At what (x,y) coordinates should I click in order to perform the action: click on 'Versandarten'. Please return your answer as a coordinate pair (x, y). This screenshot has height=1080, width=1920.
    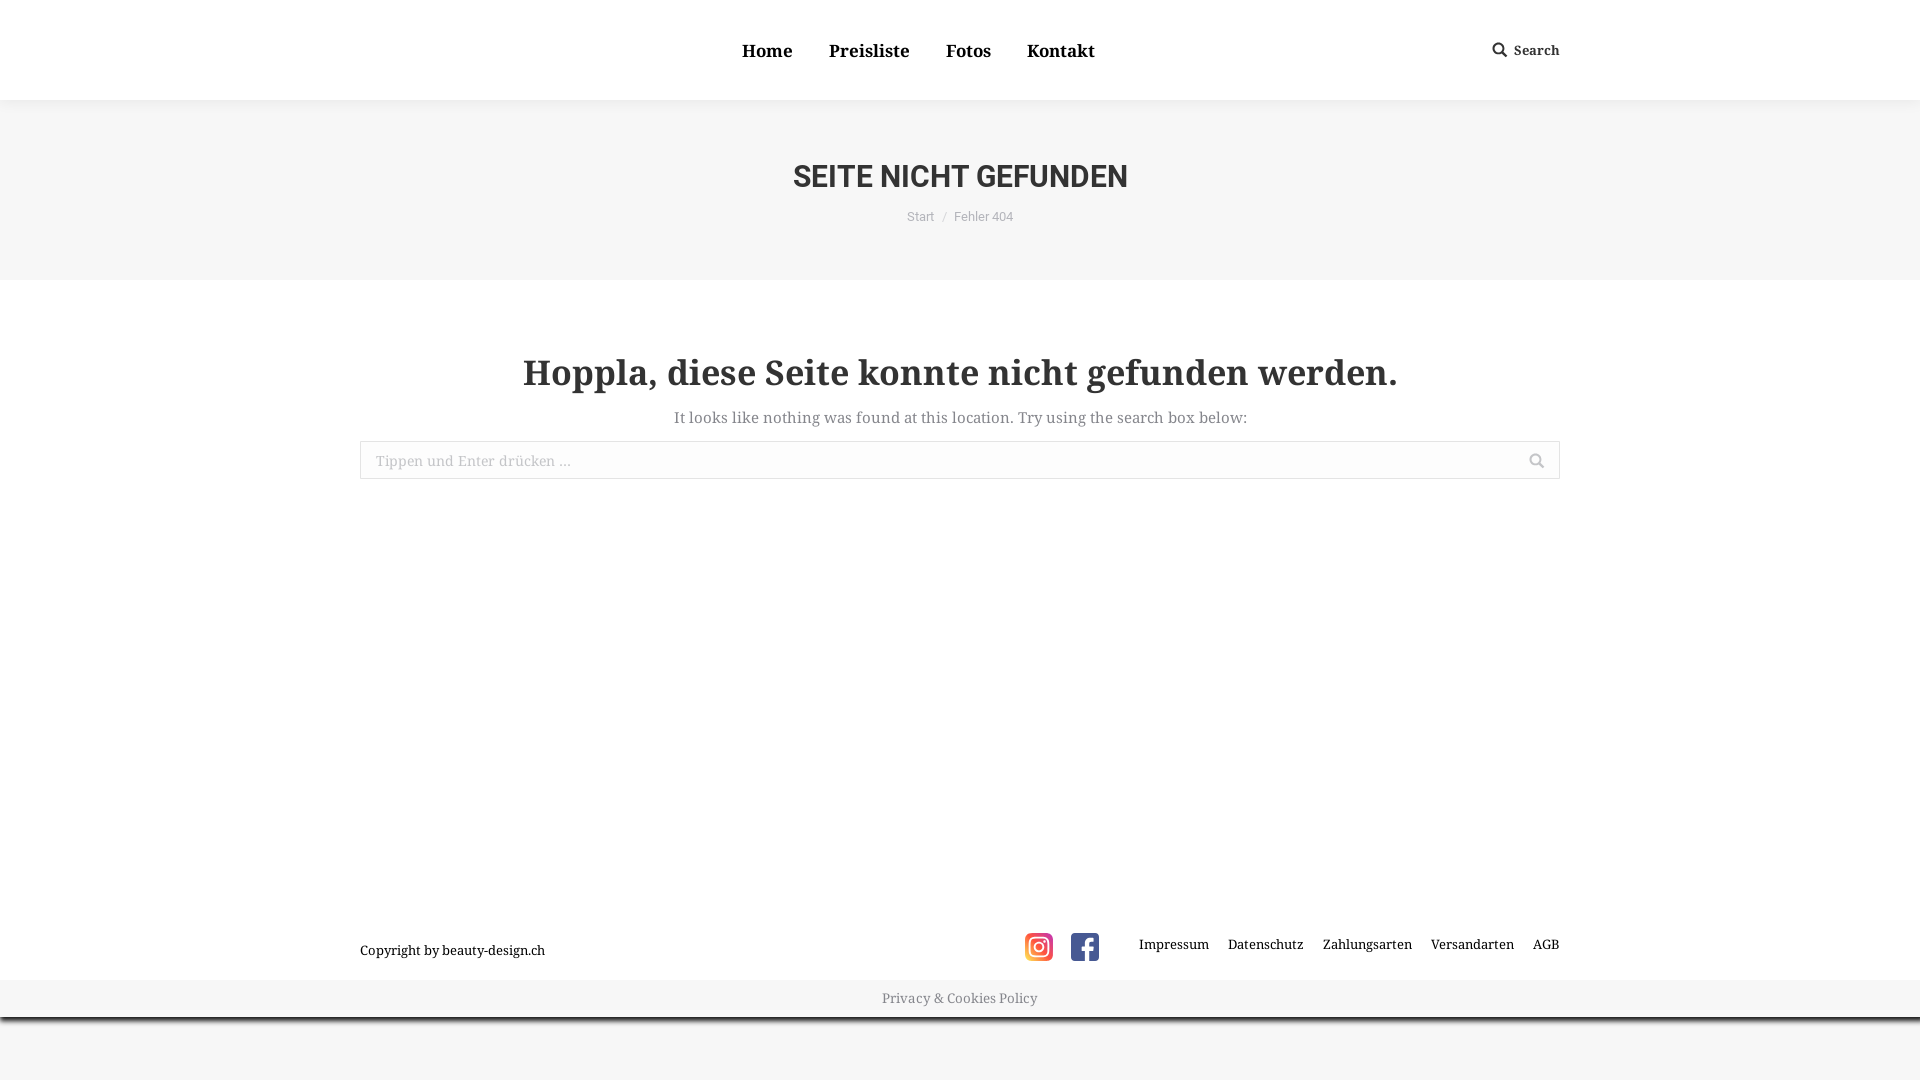
    Looking at the image, I should click on (1429, 944).